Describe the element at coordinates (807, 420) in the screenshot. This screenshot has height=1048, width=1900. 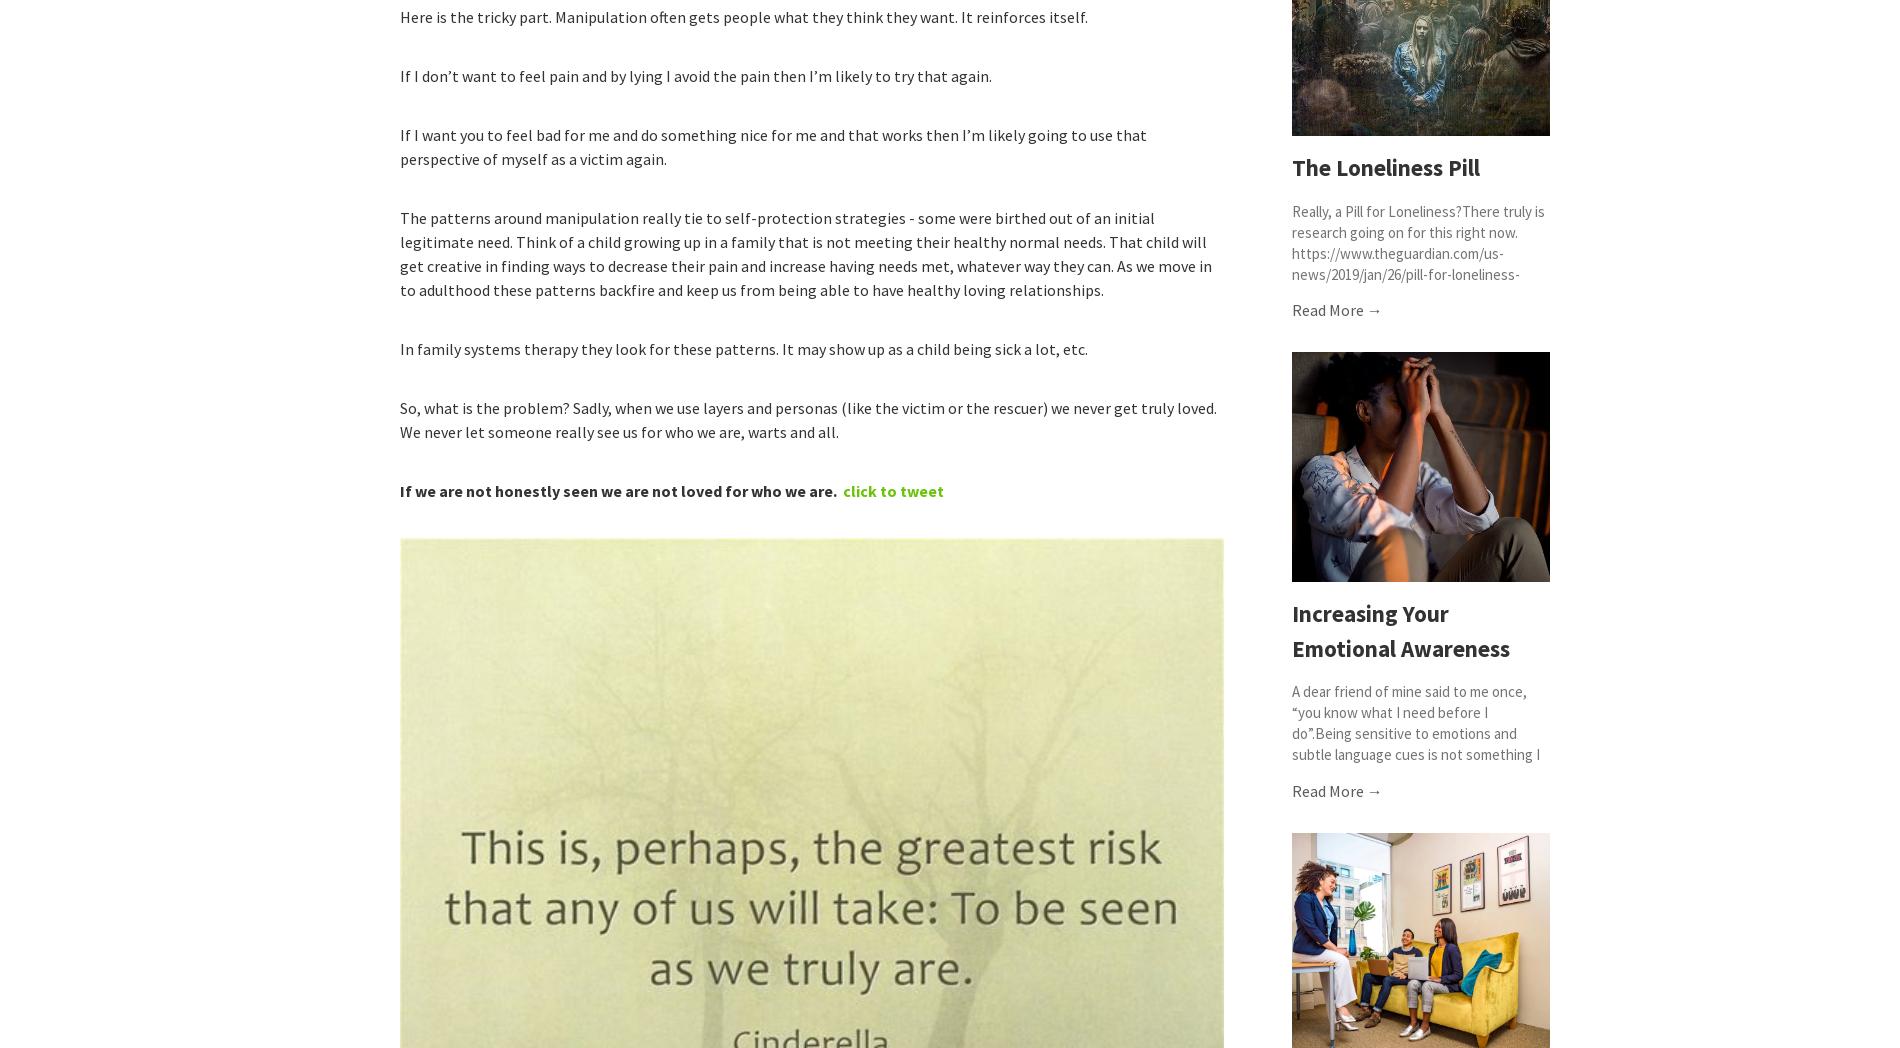
I see `'So, what is the problem? Sadly, when we use layers and personas (like the victim or the rescuer) we never get truly loved. We never let someone really see us for who we are, warts and all.'` at that location.